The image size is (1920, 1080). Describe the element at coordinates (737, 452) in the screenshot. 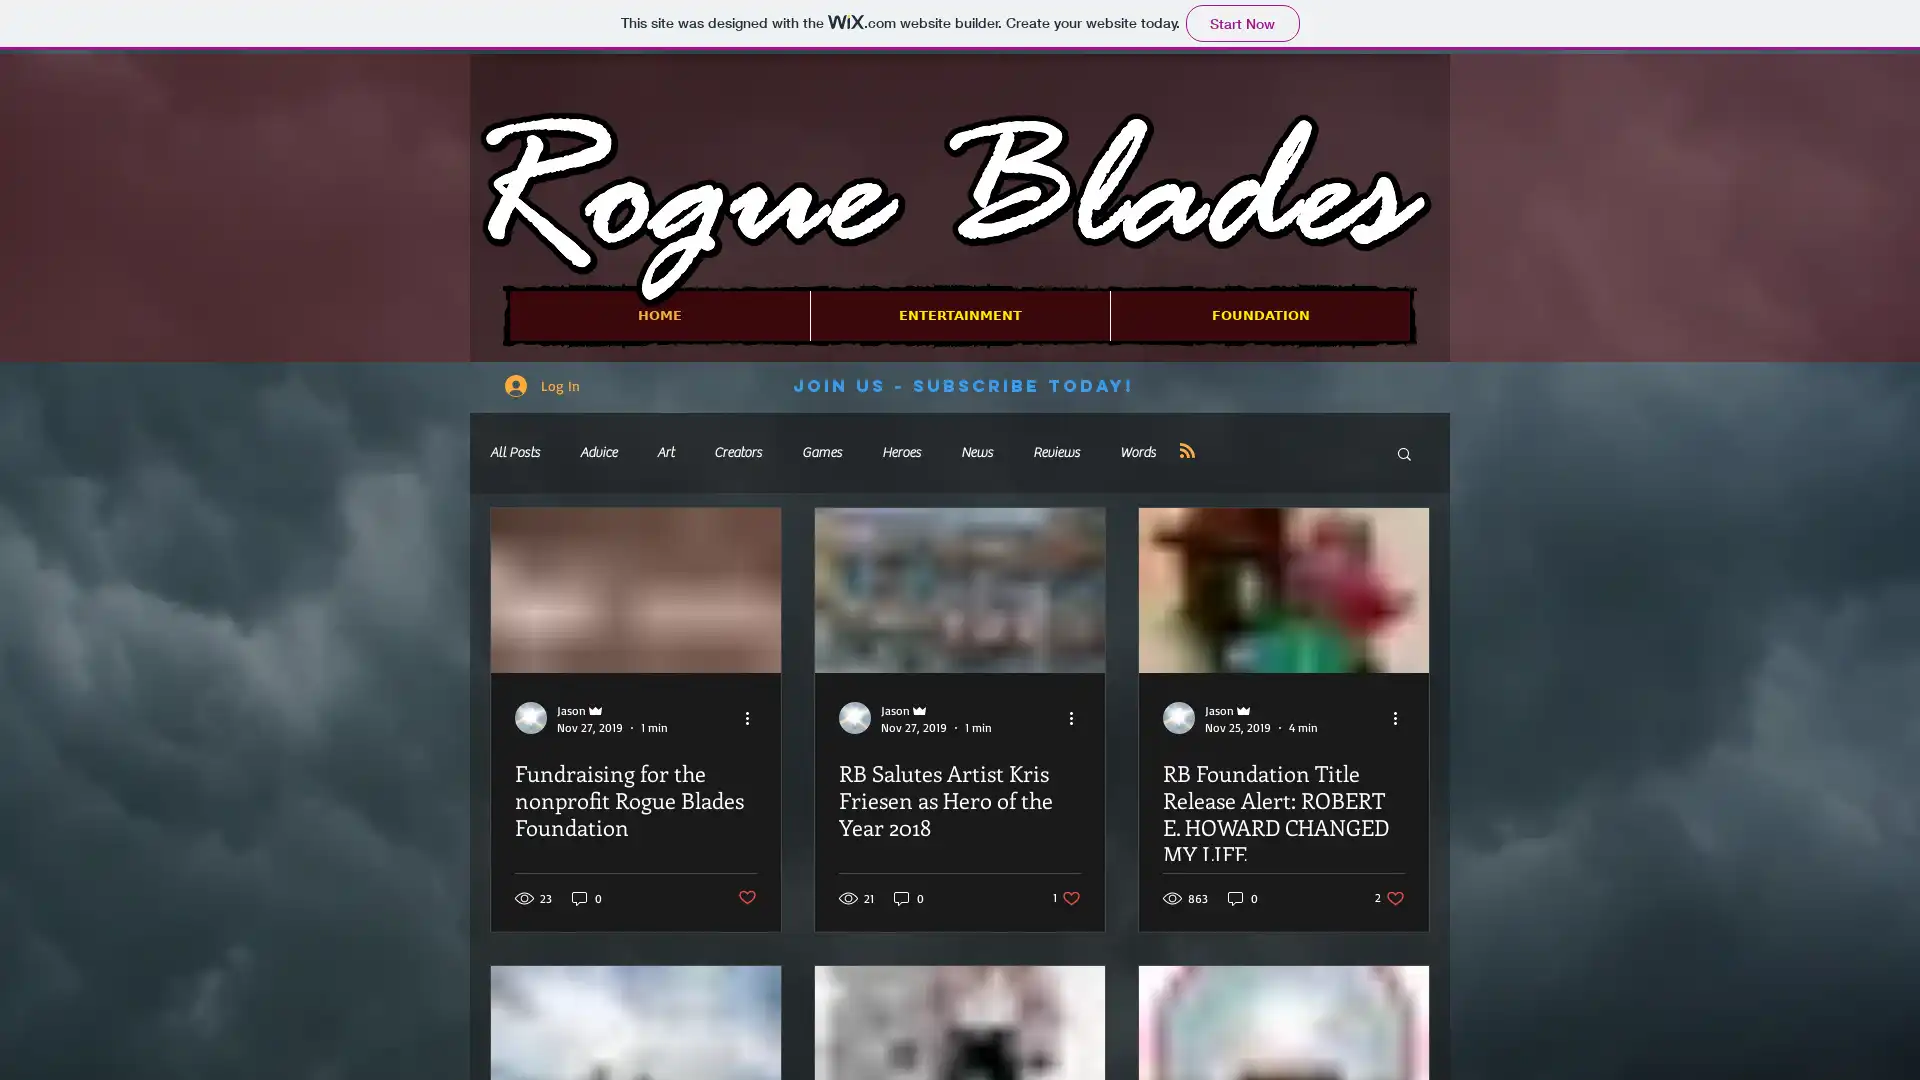

I see `Creators` at that location.